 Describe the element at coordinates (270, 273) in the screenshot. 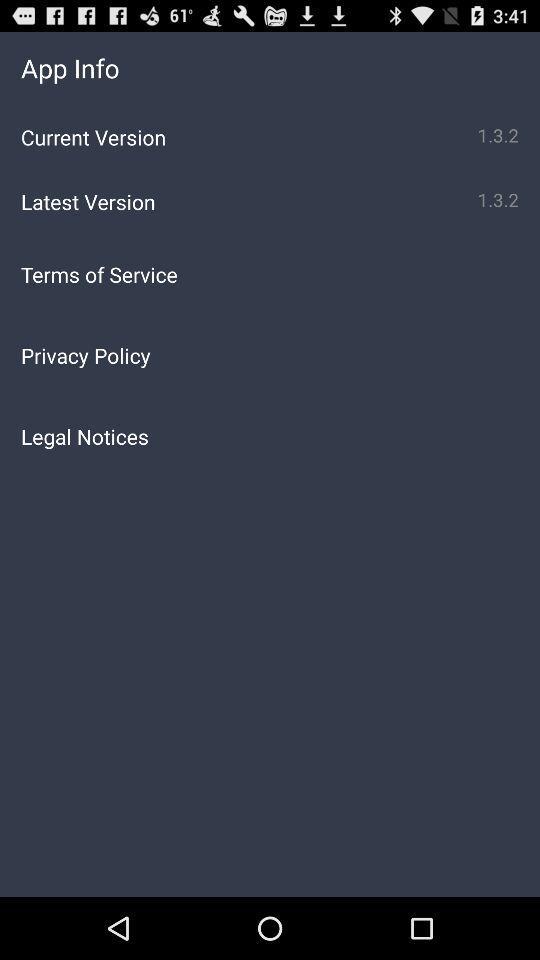

I see `the terms of service` at that location.